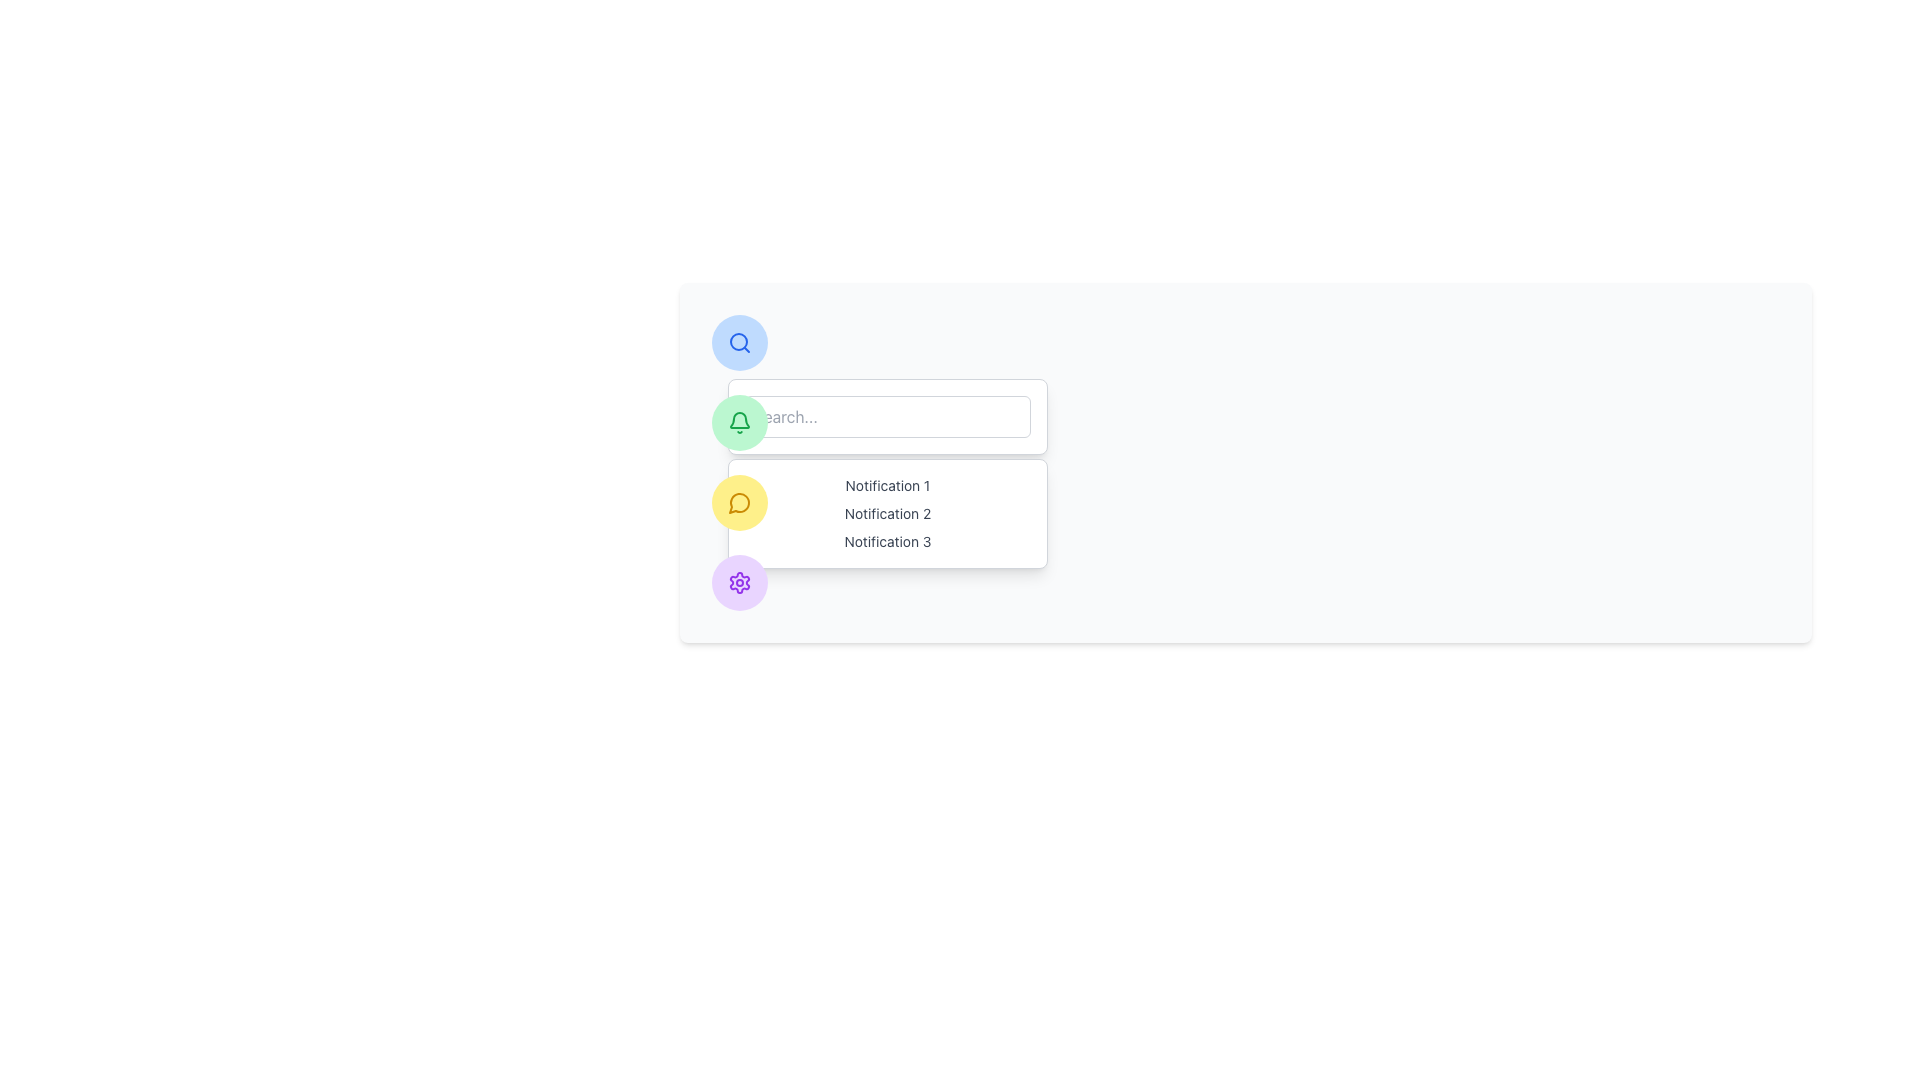  I want to click on the notification icon button located to the left of the search input field, so click(738, 422).